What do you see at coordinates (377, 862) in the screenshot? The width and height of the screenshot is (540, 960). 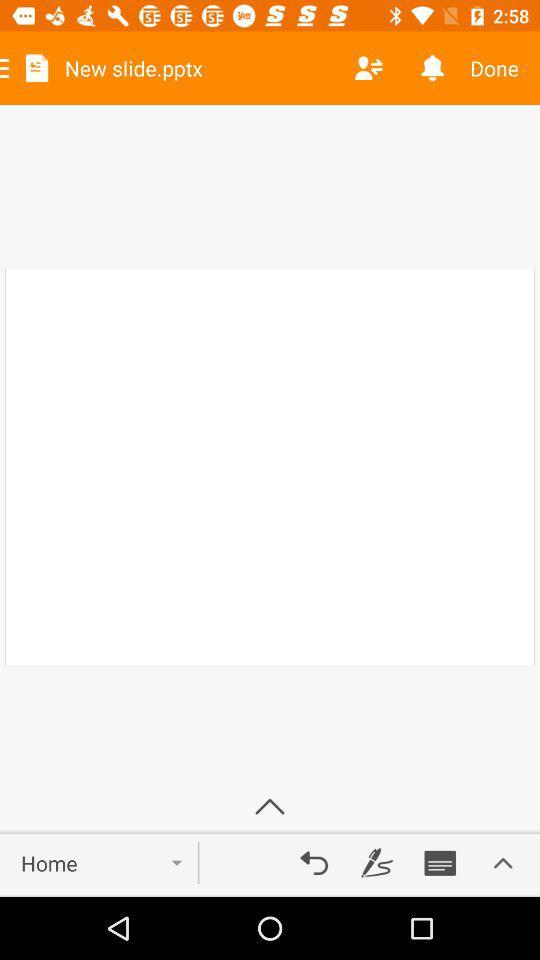 I see `the edit icon` at bounding box center [377, 862].